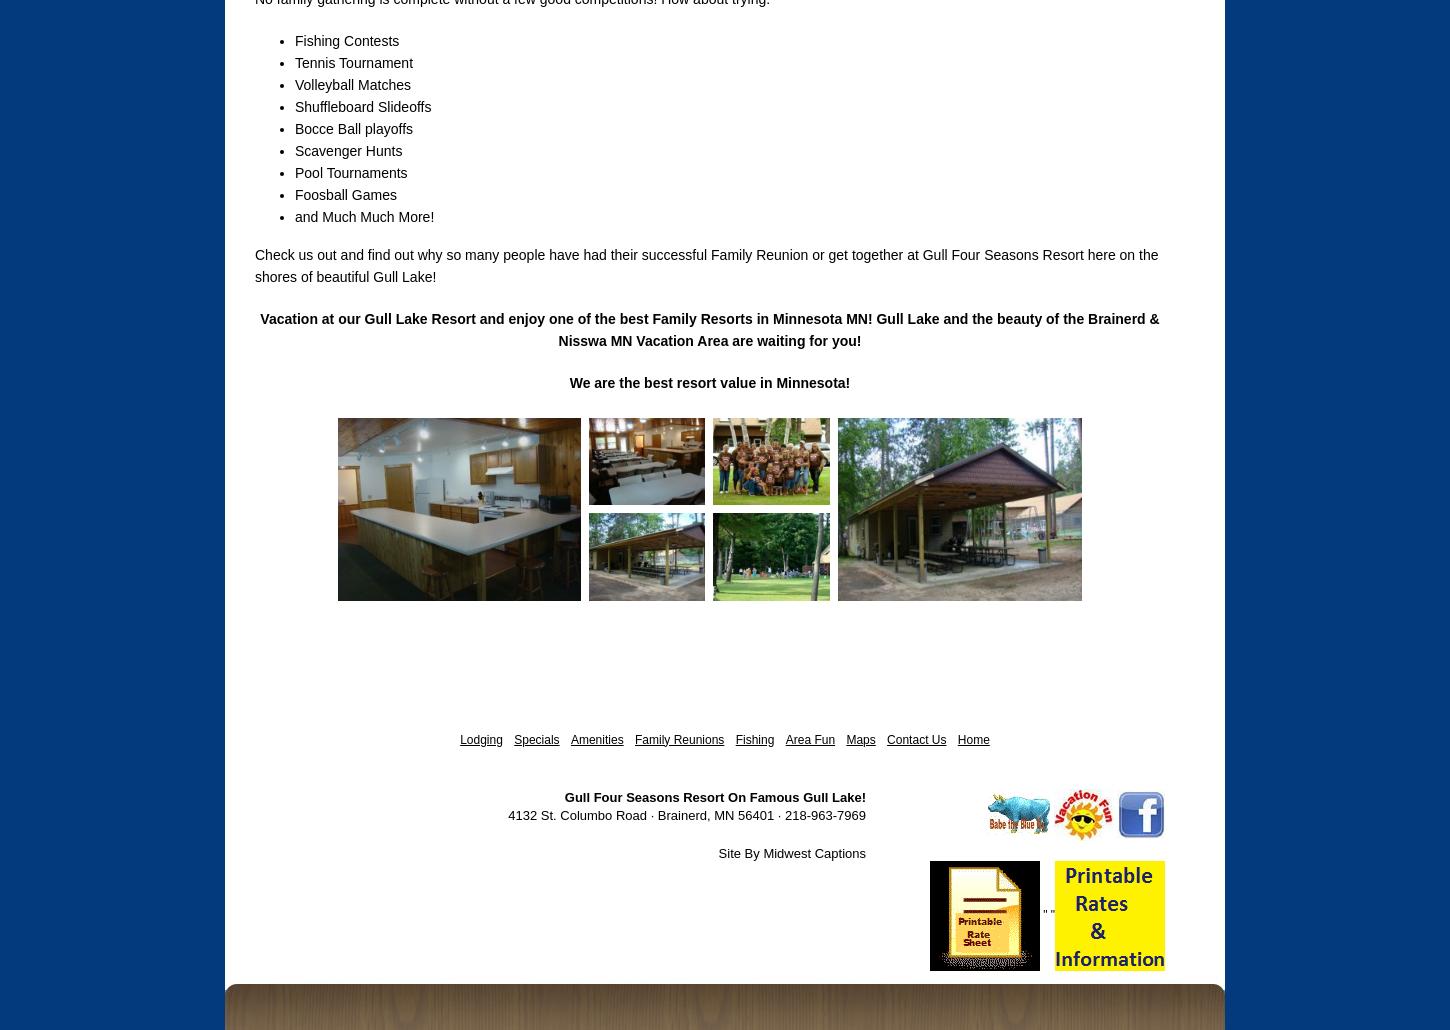  What do you see at coordinates (791, 851) in the screenshot?
I see `'Site By Midwest Captions'` at bounding box center [791, 851].